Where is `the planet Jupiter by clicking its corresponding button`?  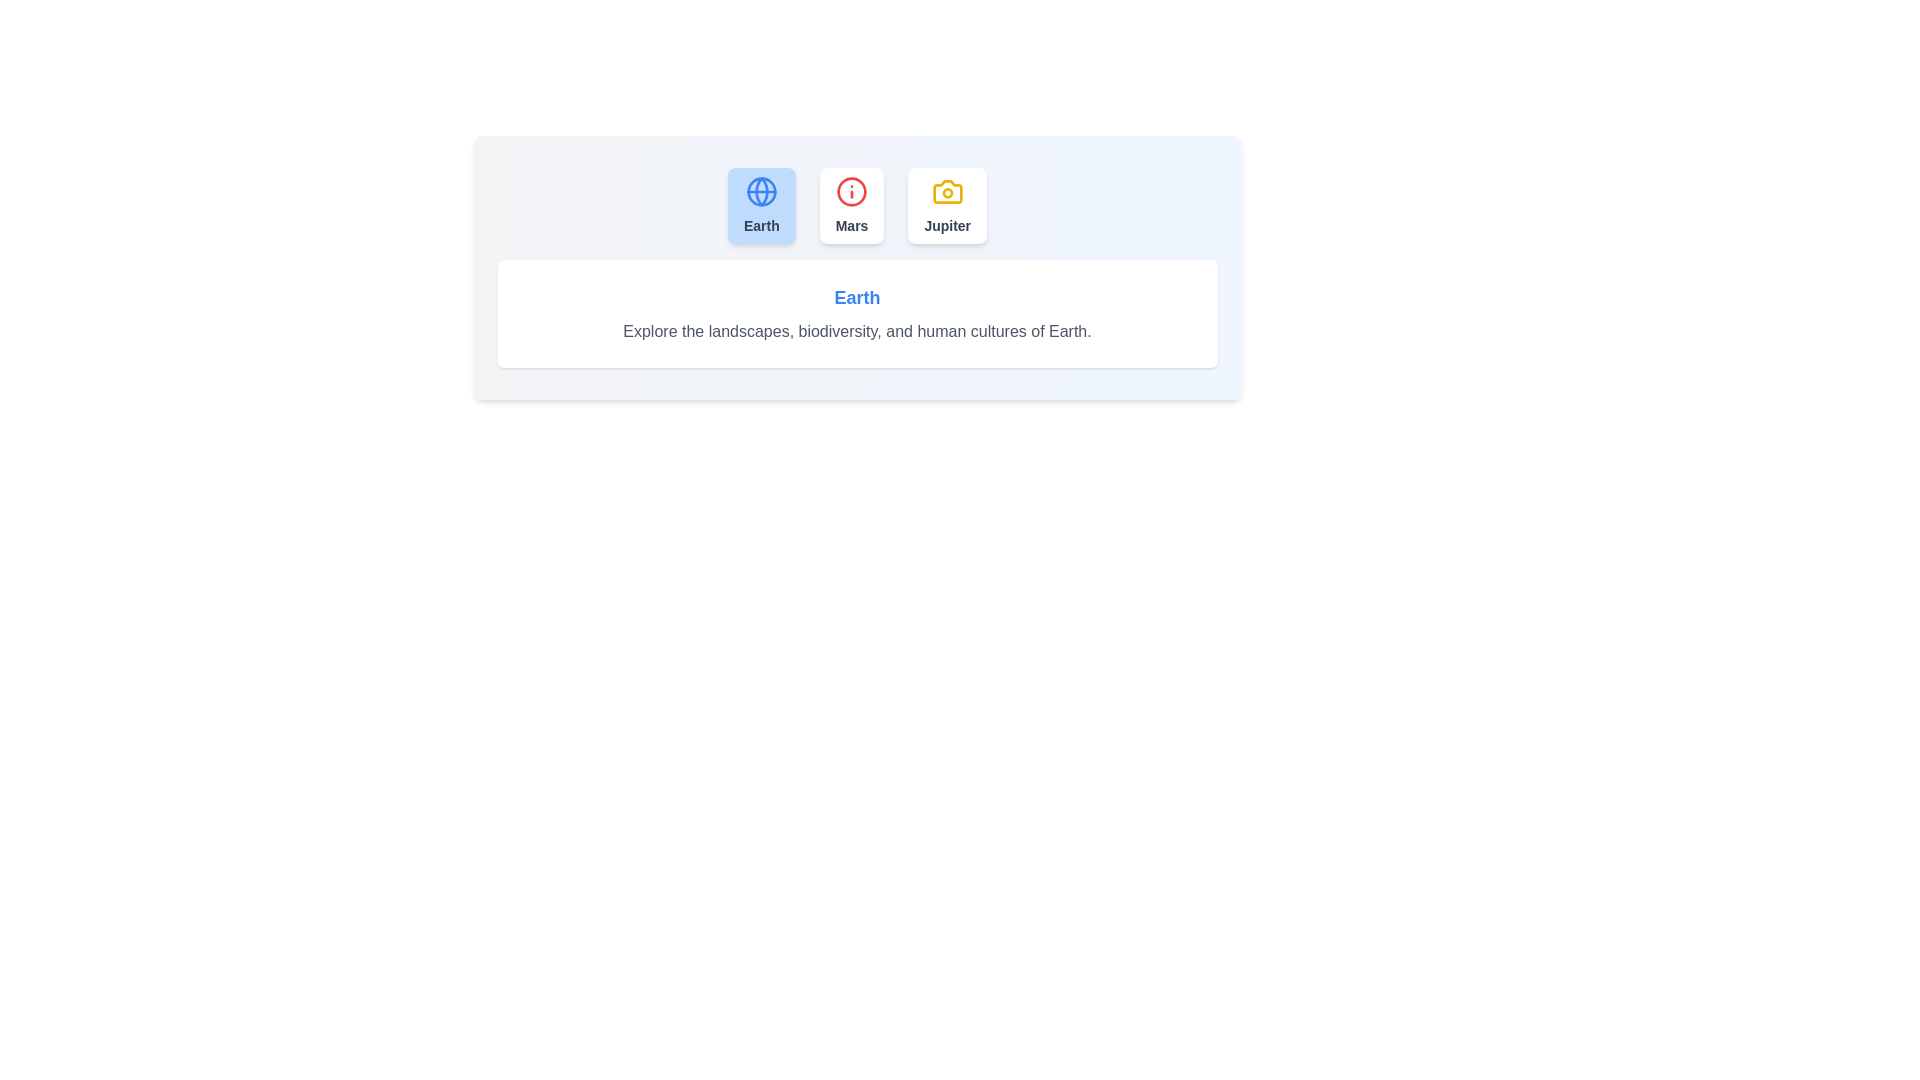 the planet Jupiter by clicking its corresponding button is located at coordinates (946, 205).